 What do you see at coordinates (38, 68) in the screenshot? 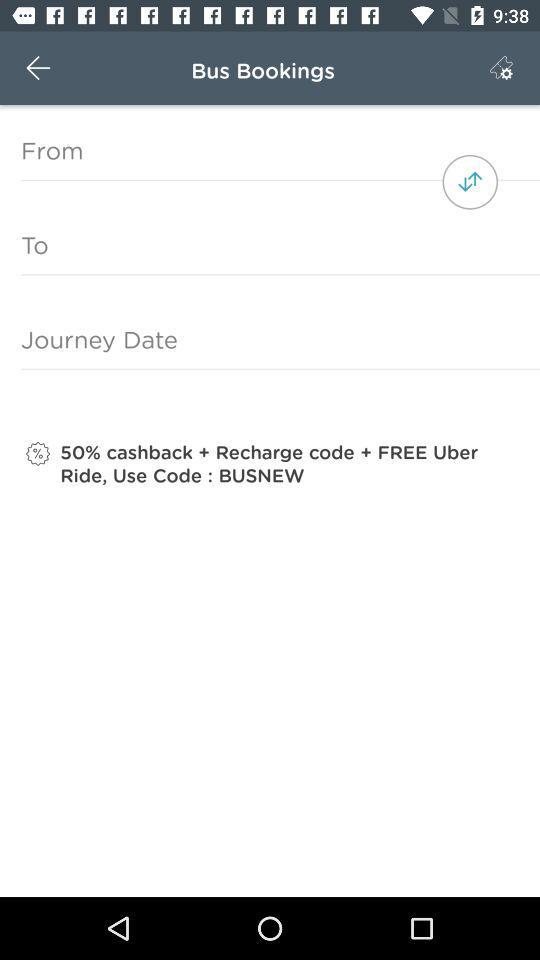
I see `icon to the left of bus bookings` at bounding box center [38, 68].